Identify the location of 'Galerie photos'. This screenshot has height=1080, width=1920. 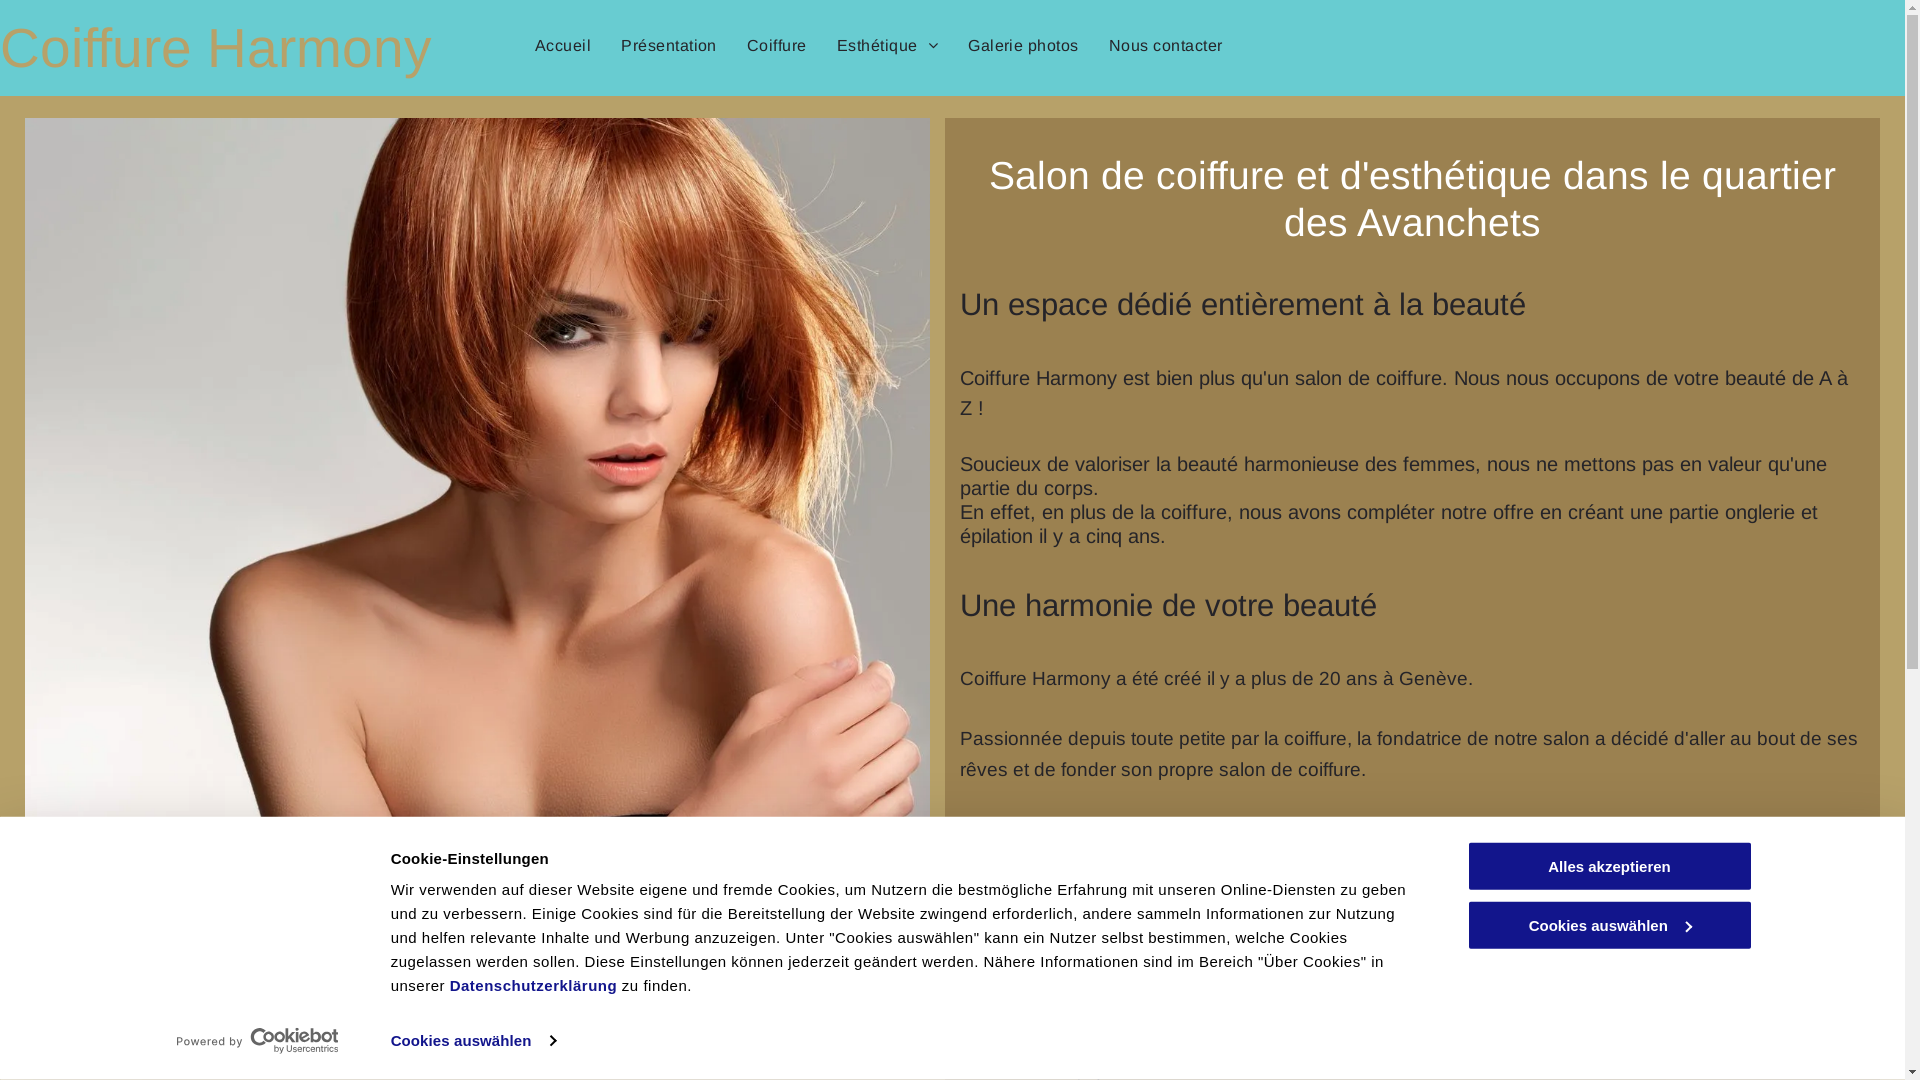
(952, 45).